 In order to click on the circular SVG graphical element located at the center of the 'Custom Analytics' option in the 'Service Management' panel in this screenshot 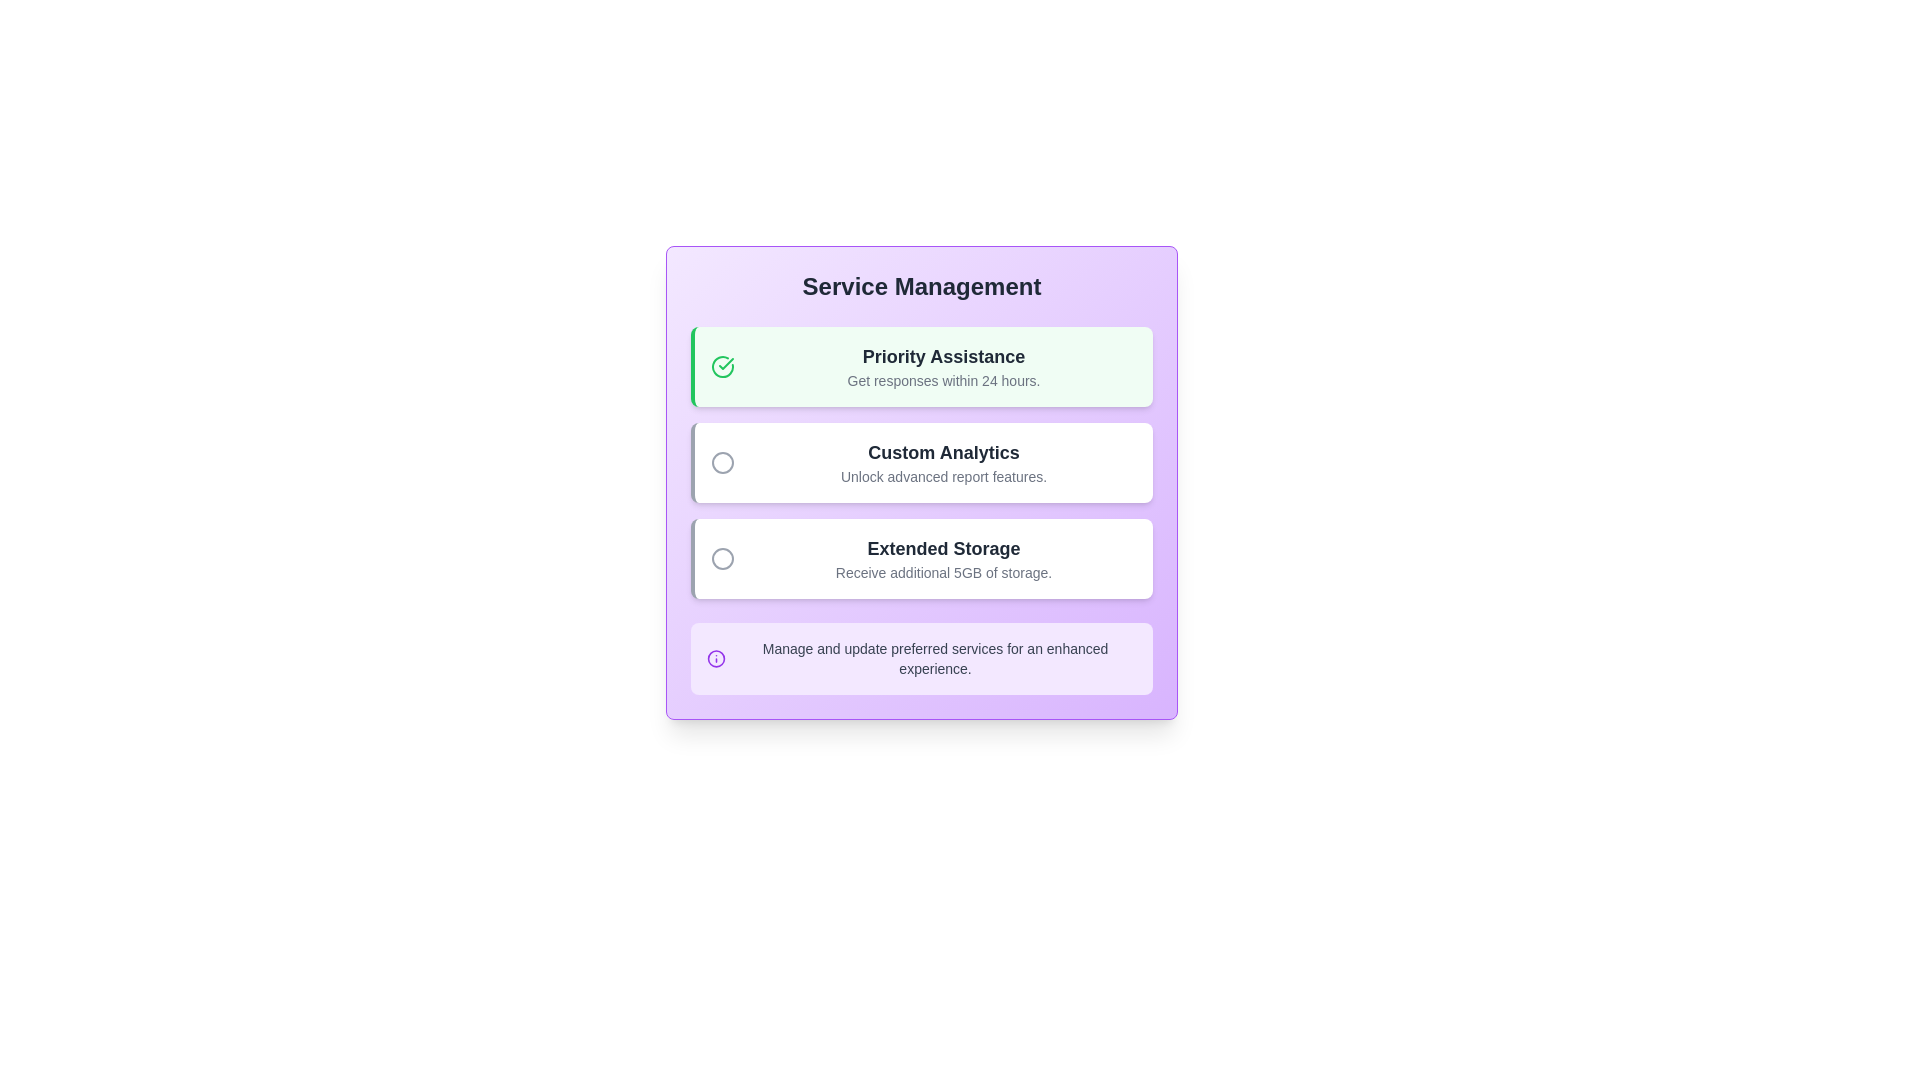, I will do `click(722, 462)`.